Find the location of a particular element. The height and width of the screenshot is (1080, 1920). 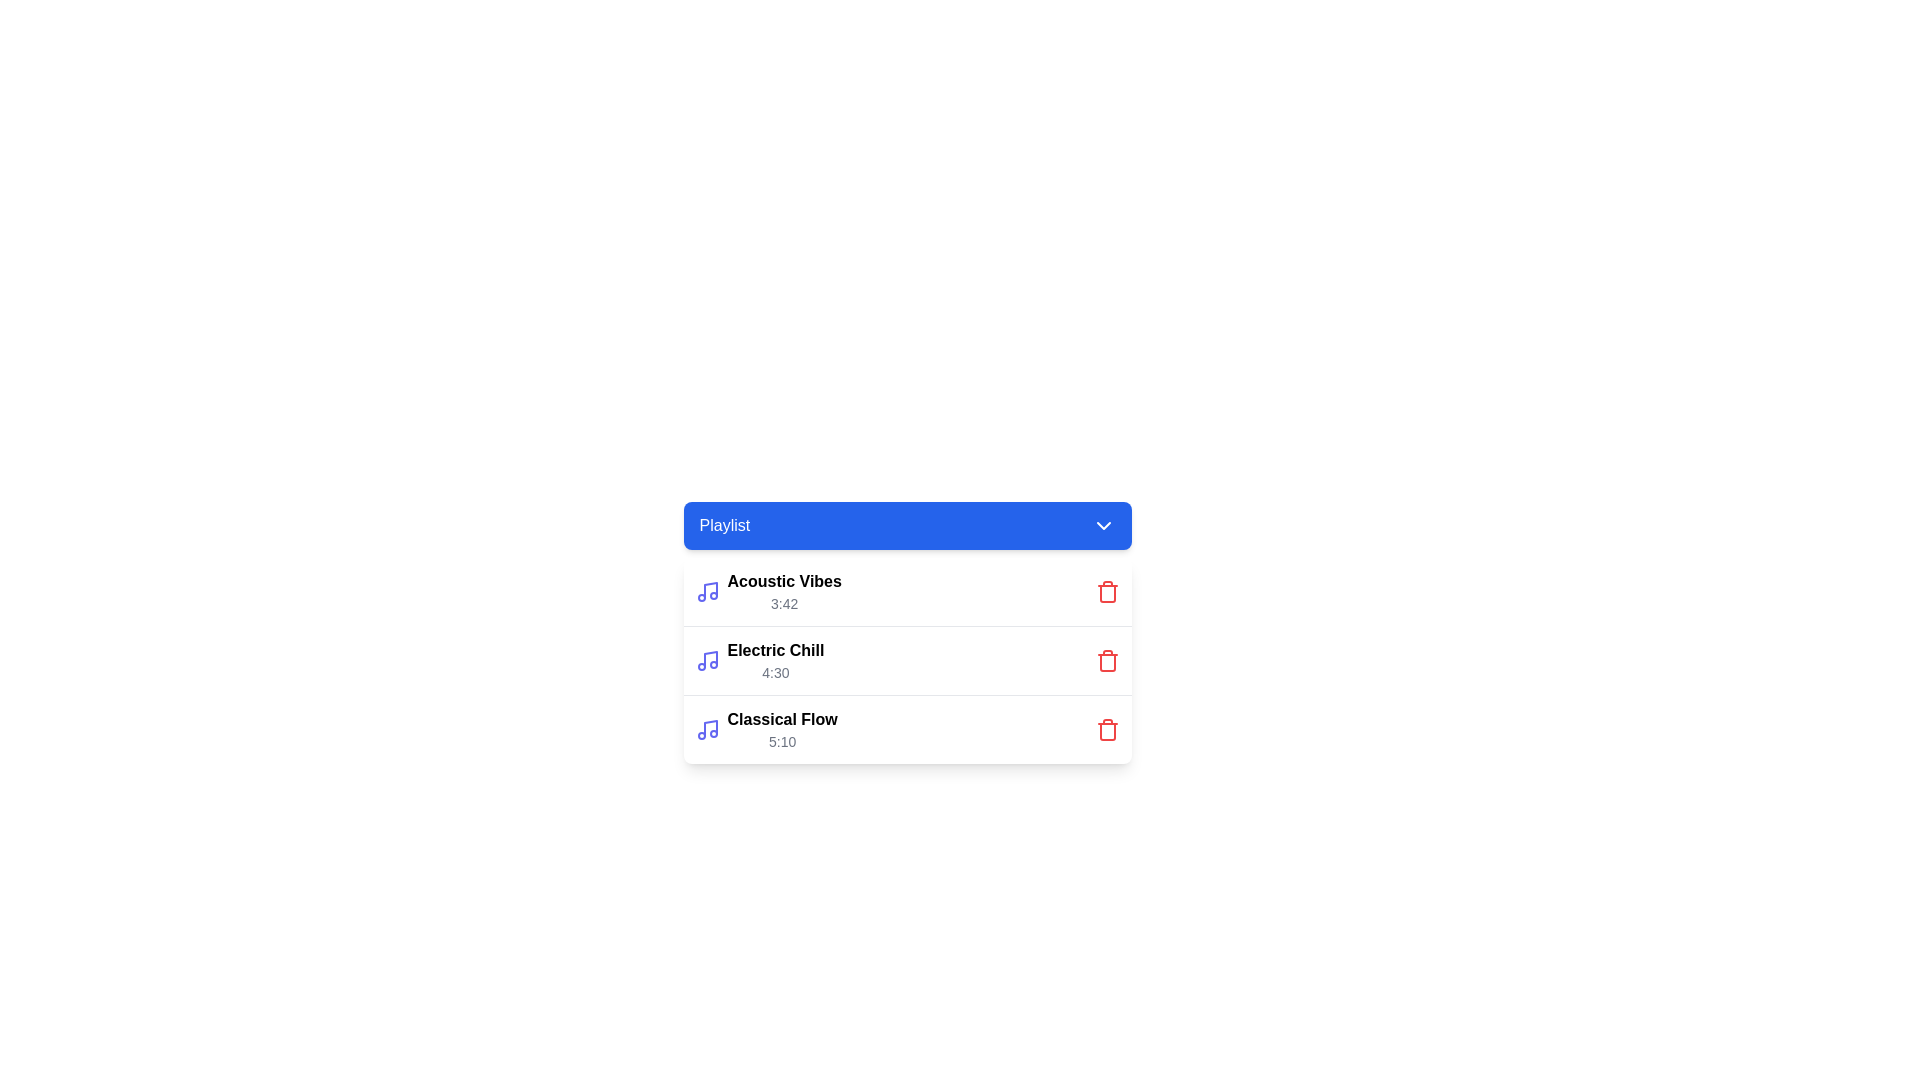

the second item in the playlist that displays the name and duration of a music track, which is located below 'Acoustic Vibes 3:42' and above 'Classical Flow 5:10' is located at coordinates (774, 660).